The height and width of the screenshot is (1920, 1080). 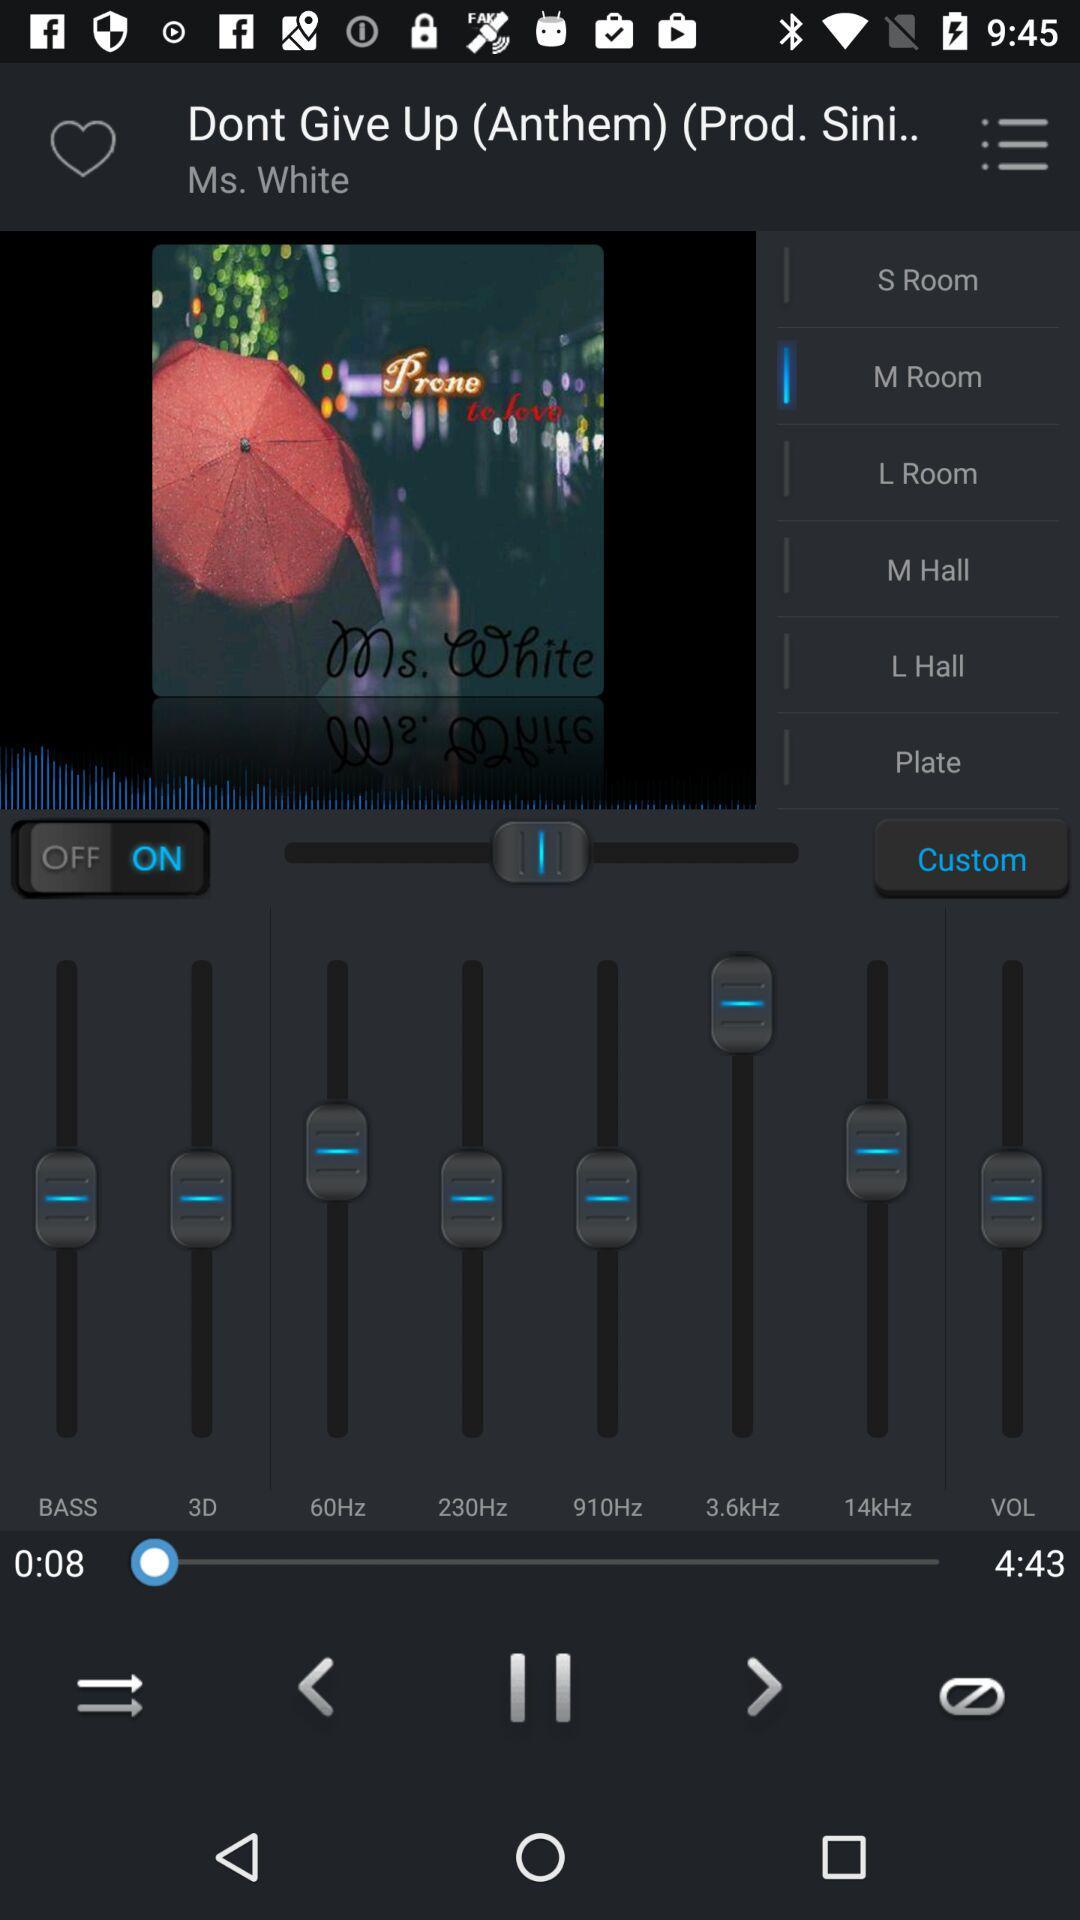 What do you see at coordinates (756, 1692) in the screenshot?
I see `the arrow_forward icon` at bounding box center [756, 1692].